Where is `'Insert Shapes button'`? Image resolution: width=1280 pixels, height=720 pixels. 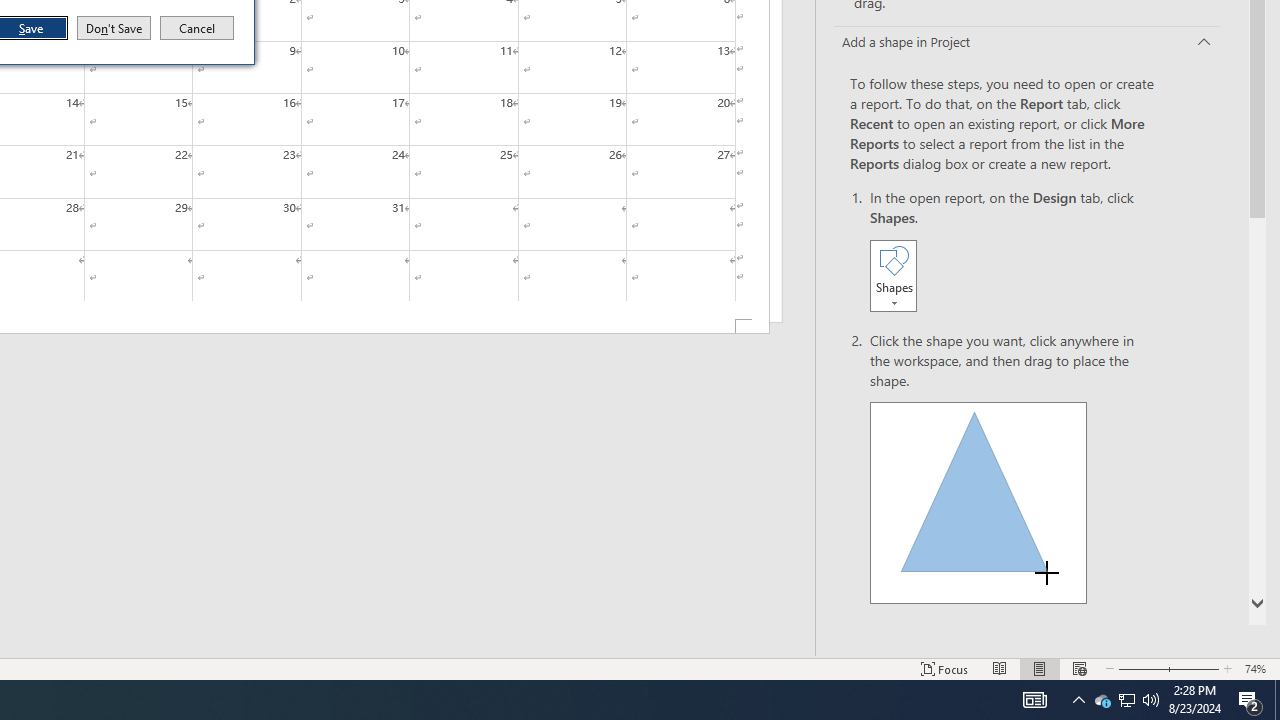
'Insert Shapes button' is located at coordinates (892, 275).